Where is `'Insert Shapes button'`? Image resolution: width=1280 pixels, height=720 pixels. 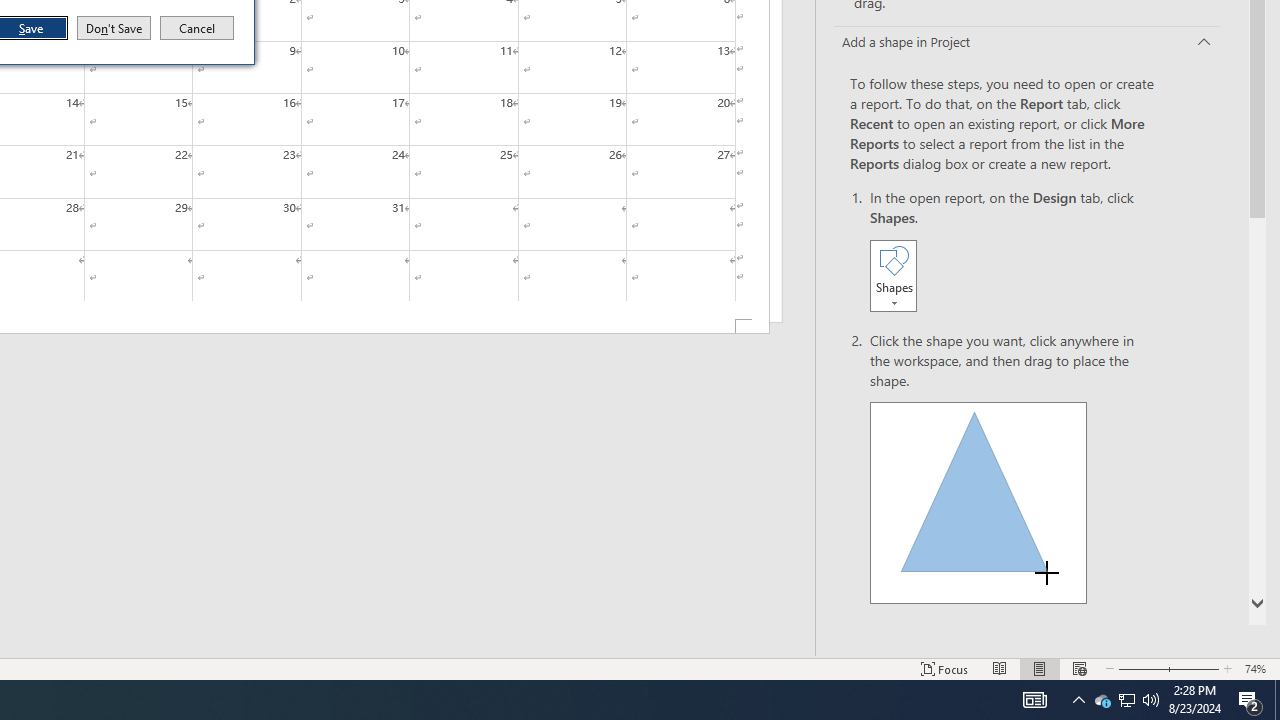
'Insert Shapes button' is located at coordinates (892, 275).